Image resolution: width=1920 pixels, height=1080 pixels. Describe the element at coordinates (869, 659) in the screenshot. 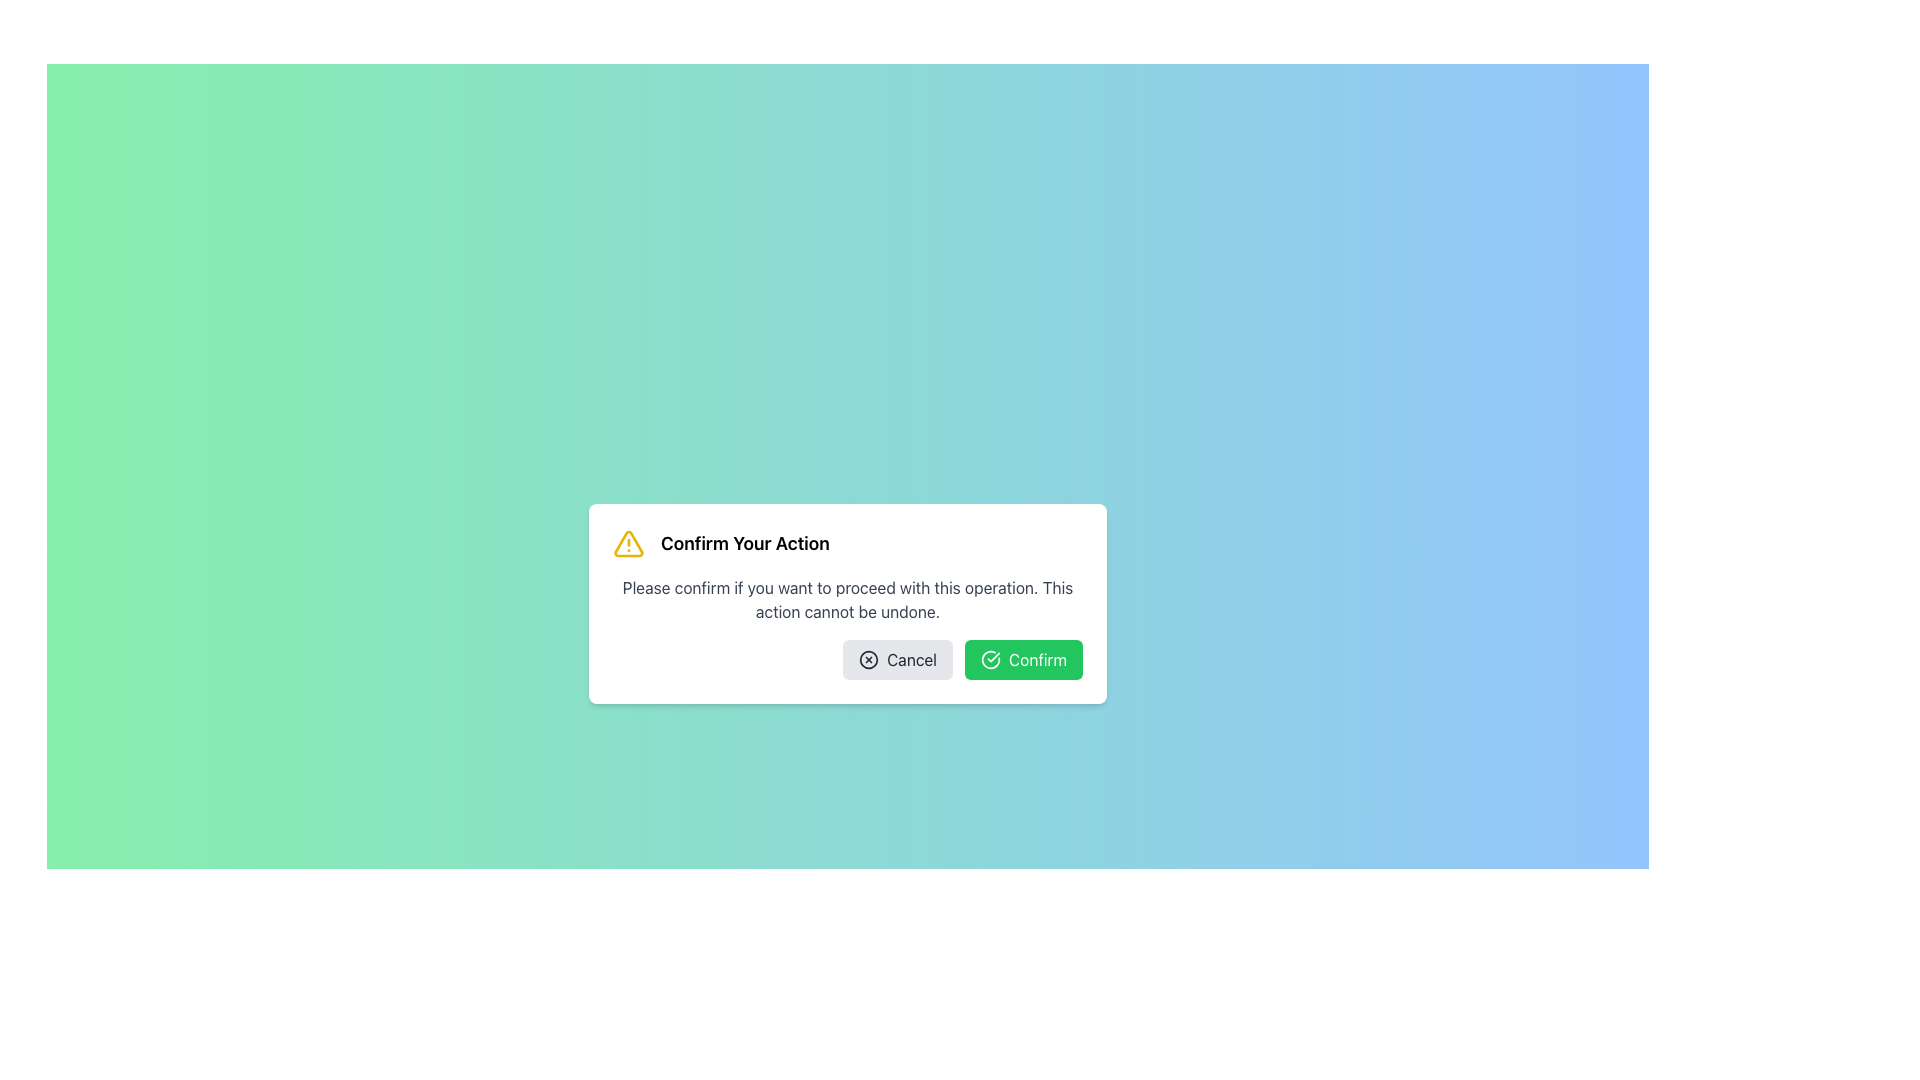

I see `the cancel icon located to the left of the 'Cancel' button at the bottom of the modal window` at that location.